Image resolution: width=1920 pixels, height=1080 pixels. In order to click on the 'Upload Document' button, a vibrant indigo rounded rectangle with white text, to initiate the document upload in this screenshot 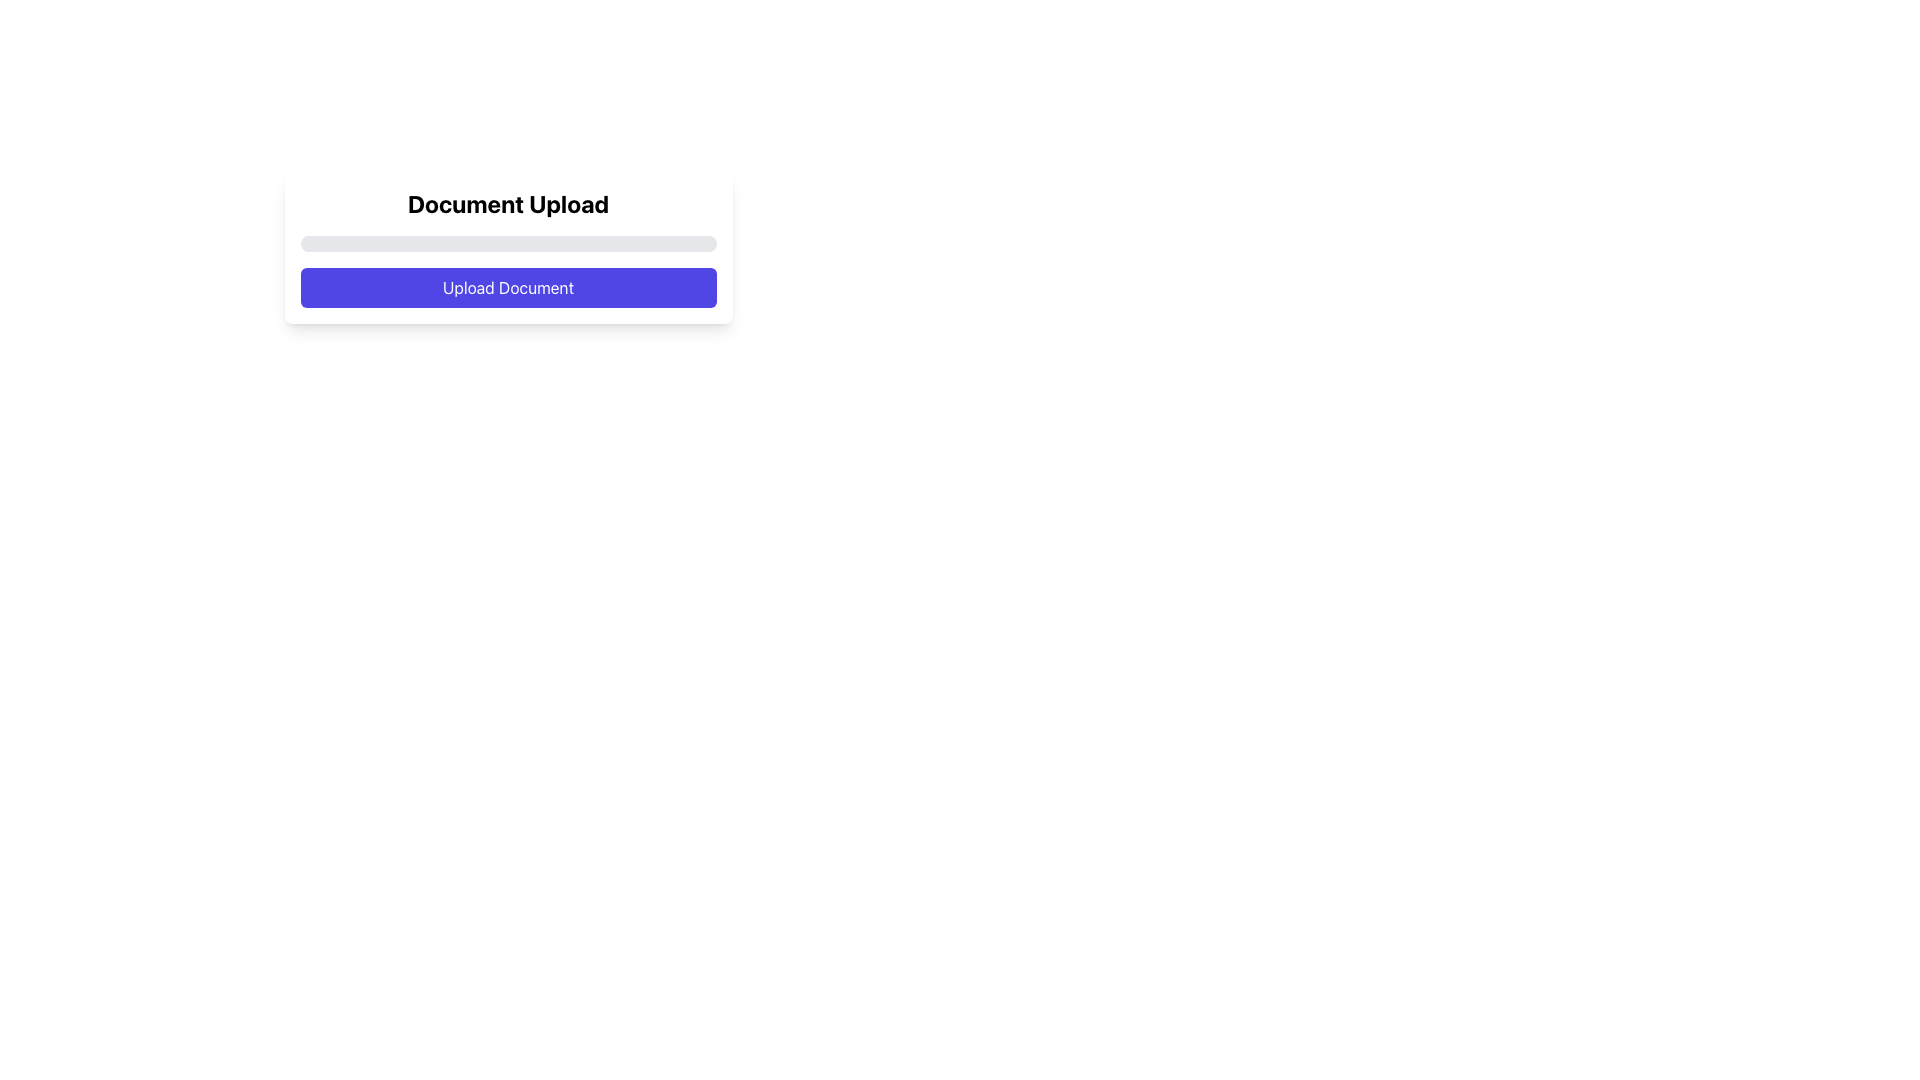, I will do `click(508, 288)`.